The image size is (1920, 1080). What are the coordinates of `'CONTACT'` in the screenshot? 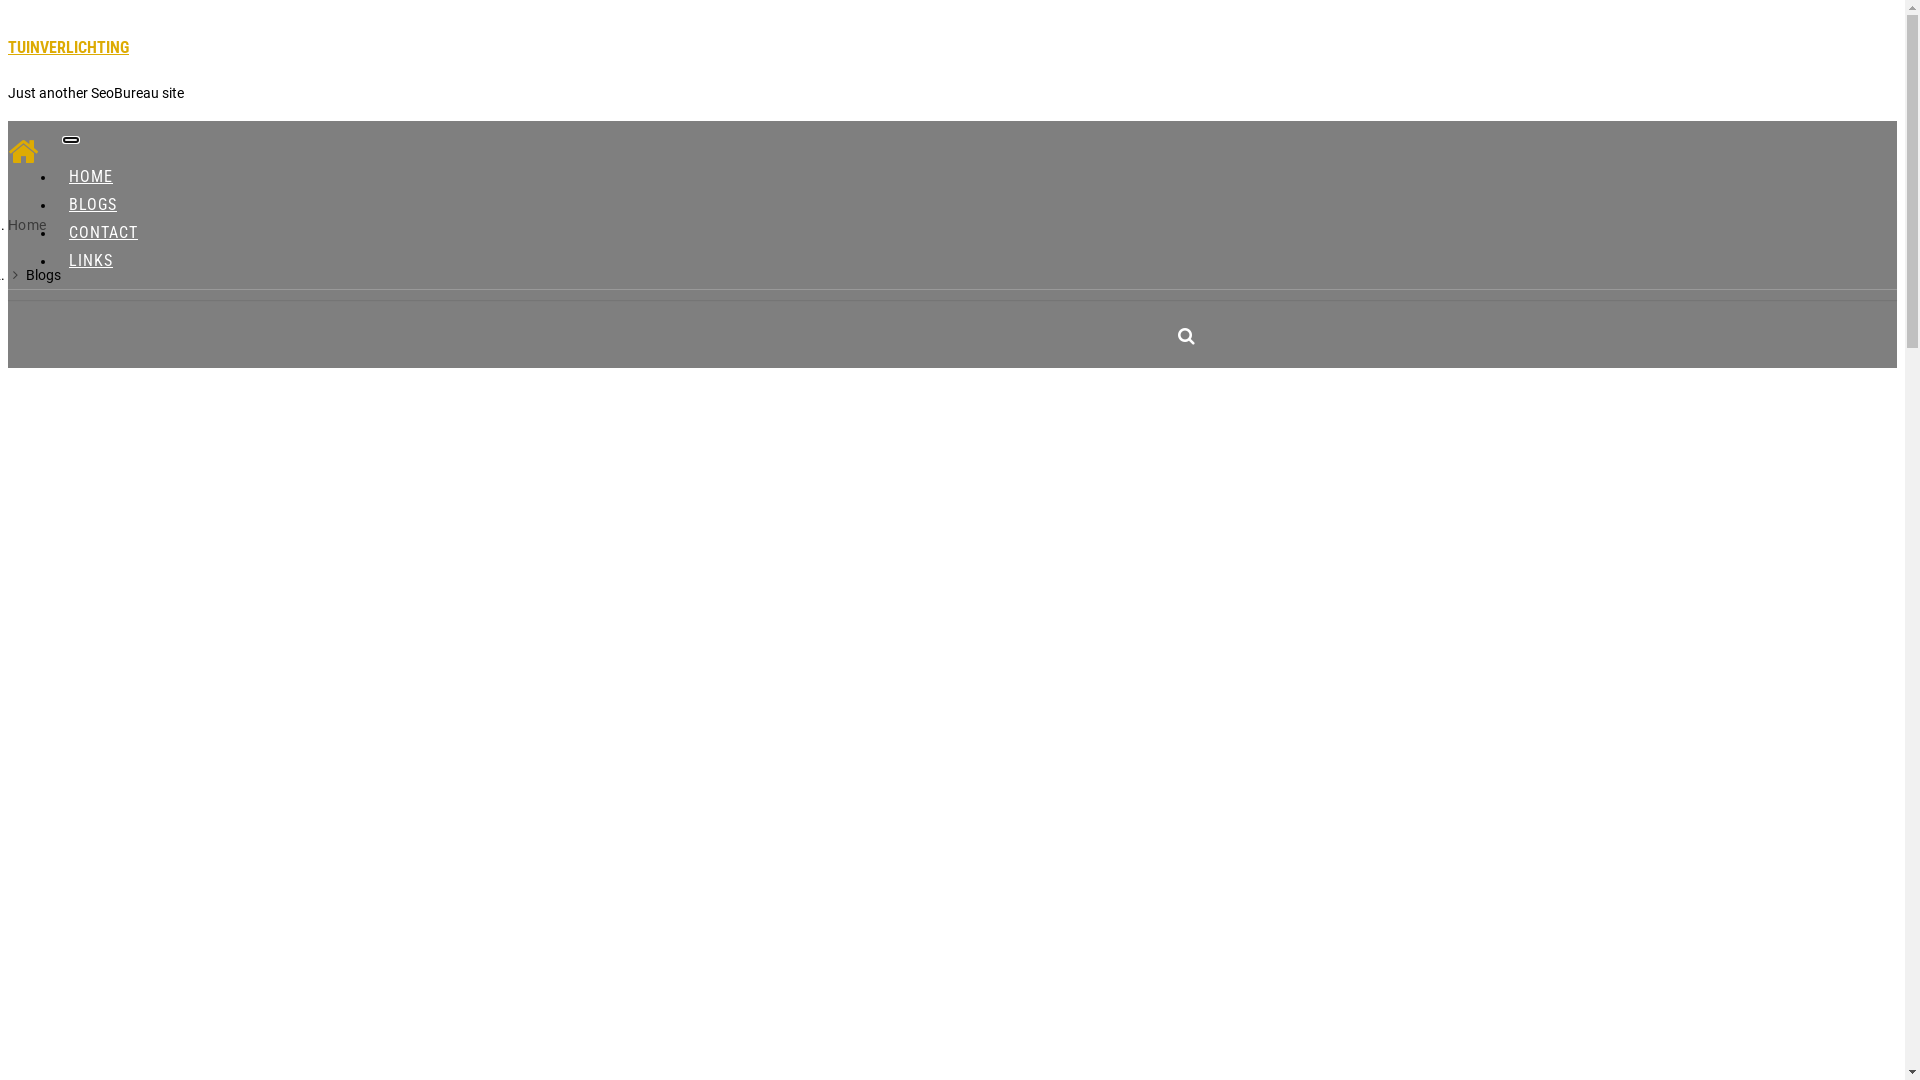 It's located at (102, 231).